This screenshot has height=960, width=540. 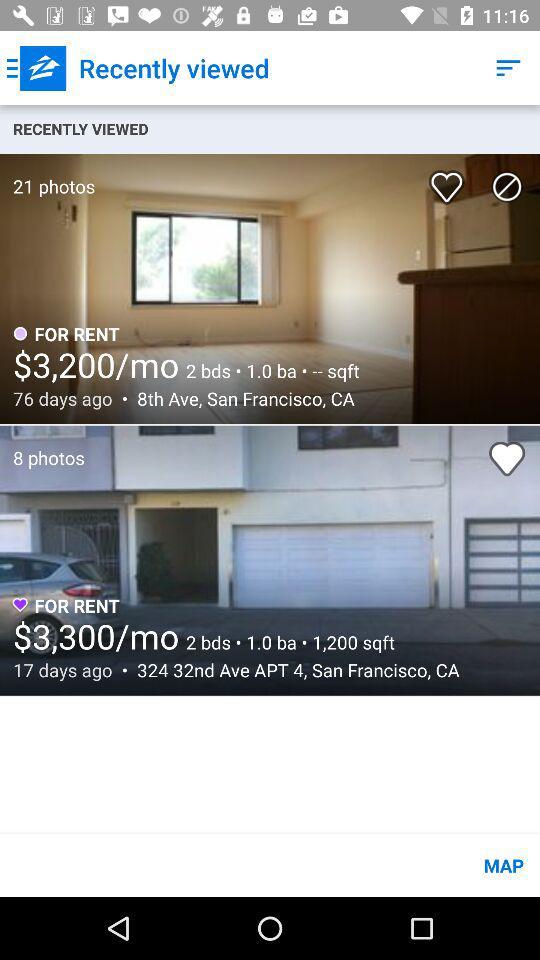 What do you see at coordinates (450, 179) in the screenshot?
I see `the item next to the 21 photos` at bounding box center [450, 179].